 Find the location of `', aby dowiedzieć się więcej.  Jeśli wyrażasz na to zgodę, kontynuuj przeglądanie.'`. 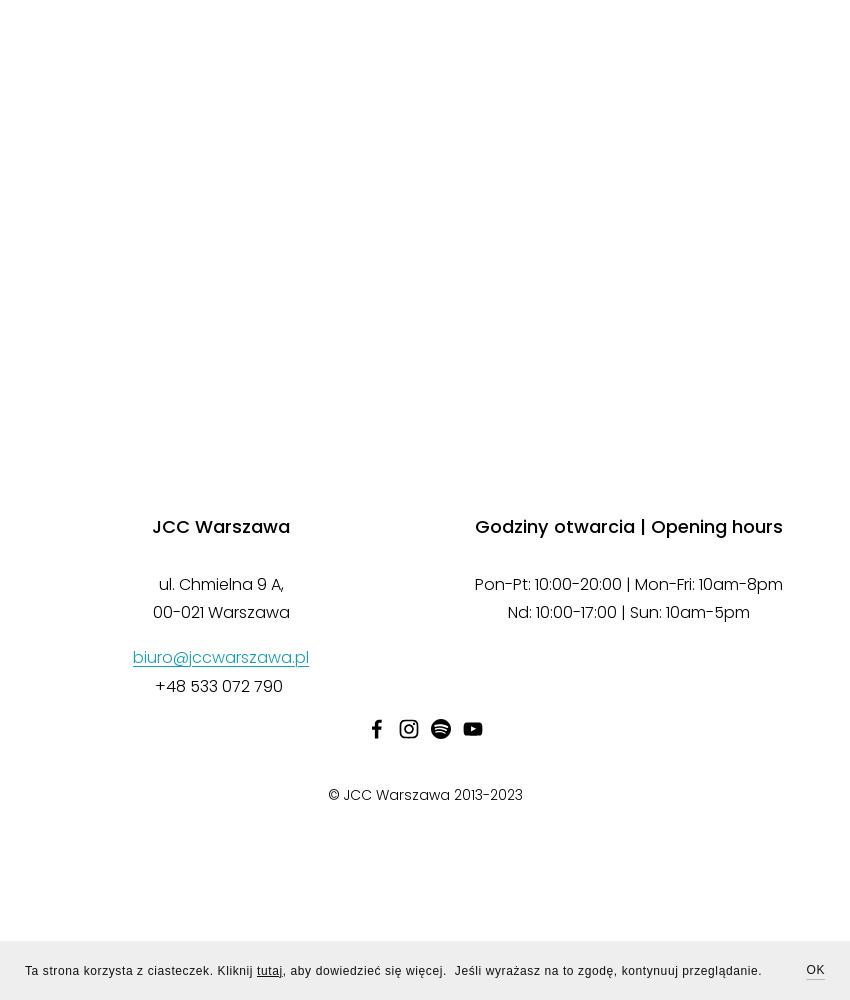

', aby dowiedzieć się więcej.  Jeśli wyrażasz na to zgodę, kontynuuj przeglądanie.' is located at coordinates (520, 969).